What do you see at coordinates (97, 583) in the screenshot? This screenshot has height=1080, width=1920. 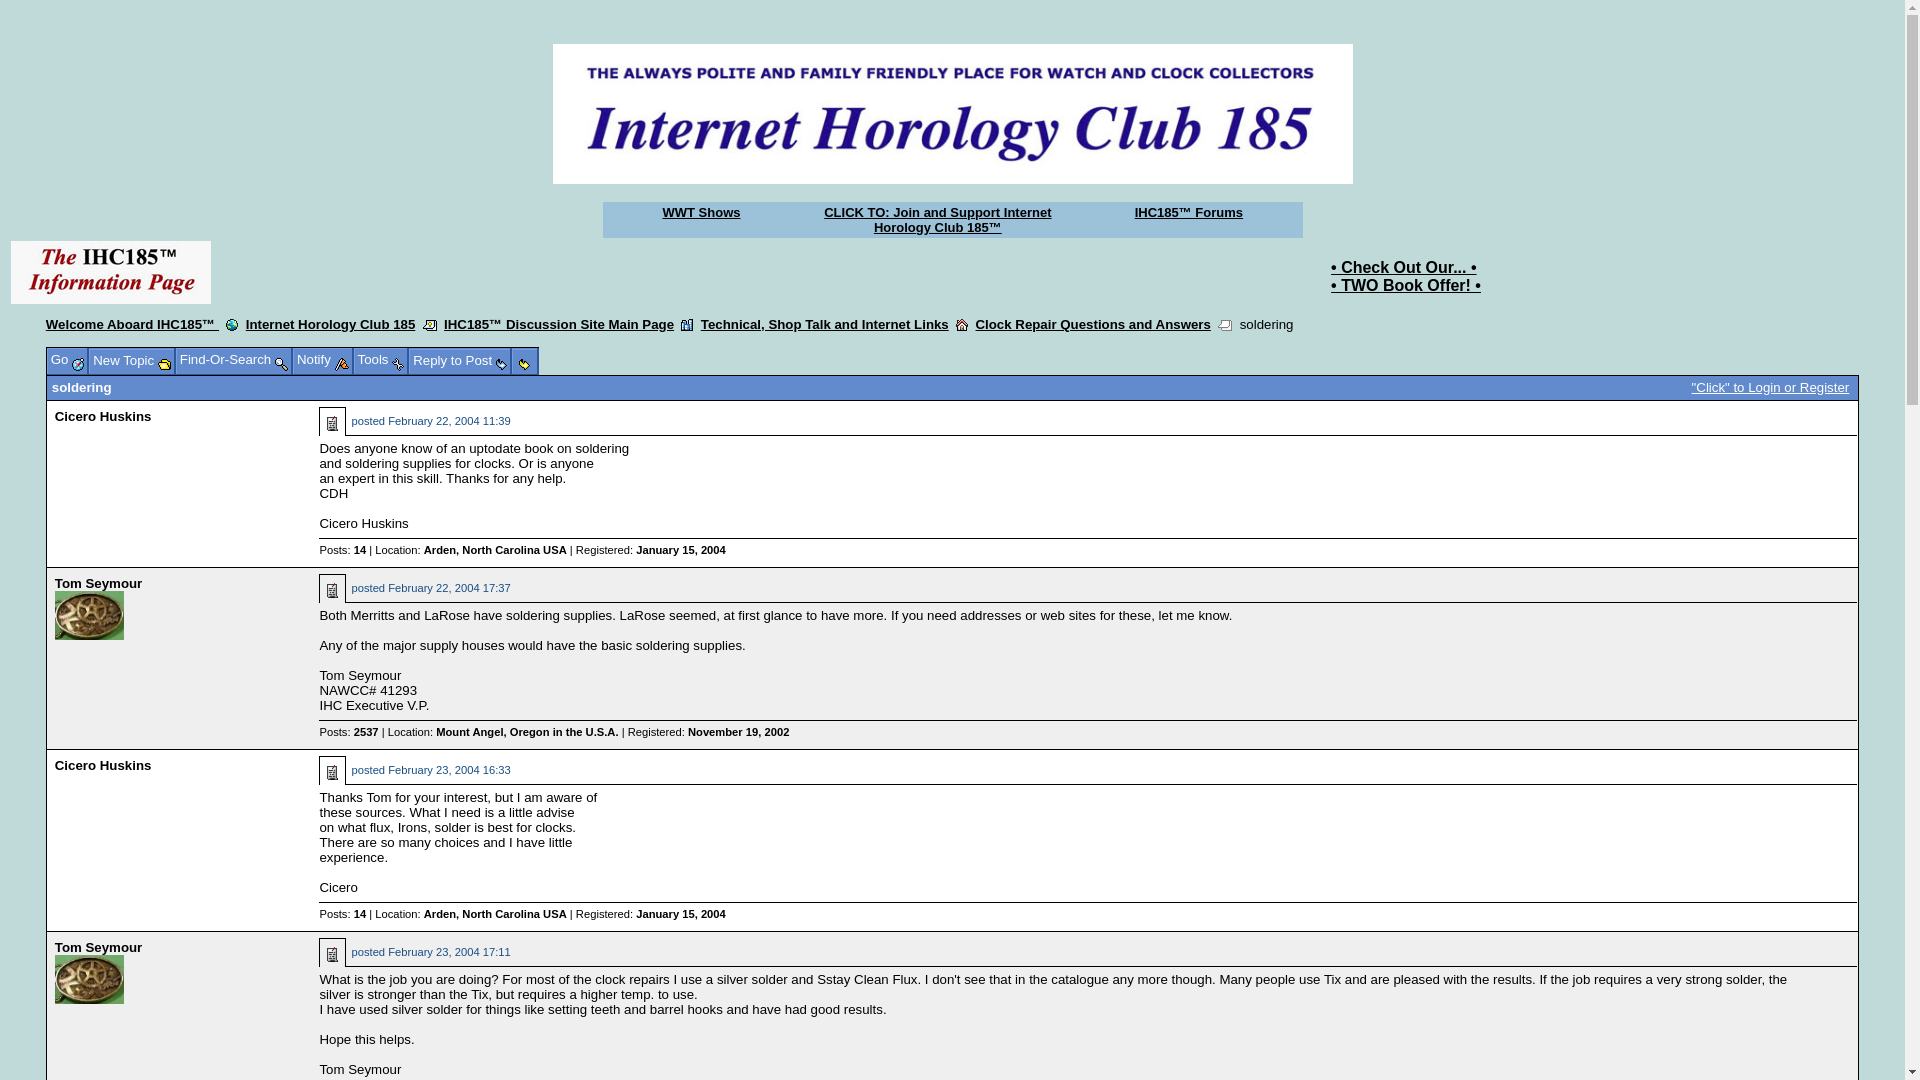 I see `'Tom Seymour'` at bounding box center [97, 583].